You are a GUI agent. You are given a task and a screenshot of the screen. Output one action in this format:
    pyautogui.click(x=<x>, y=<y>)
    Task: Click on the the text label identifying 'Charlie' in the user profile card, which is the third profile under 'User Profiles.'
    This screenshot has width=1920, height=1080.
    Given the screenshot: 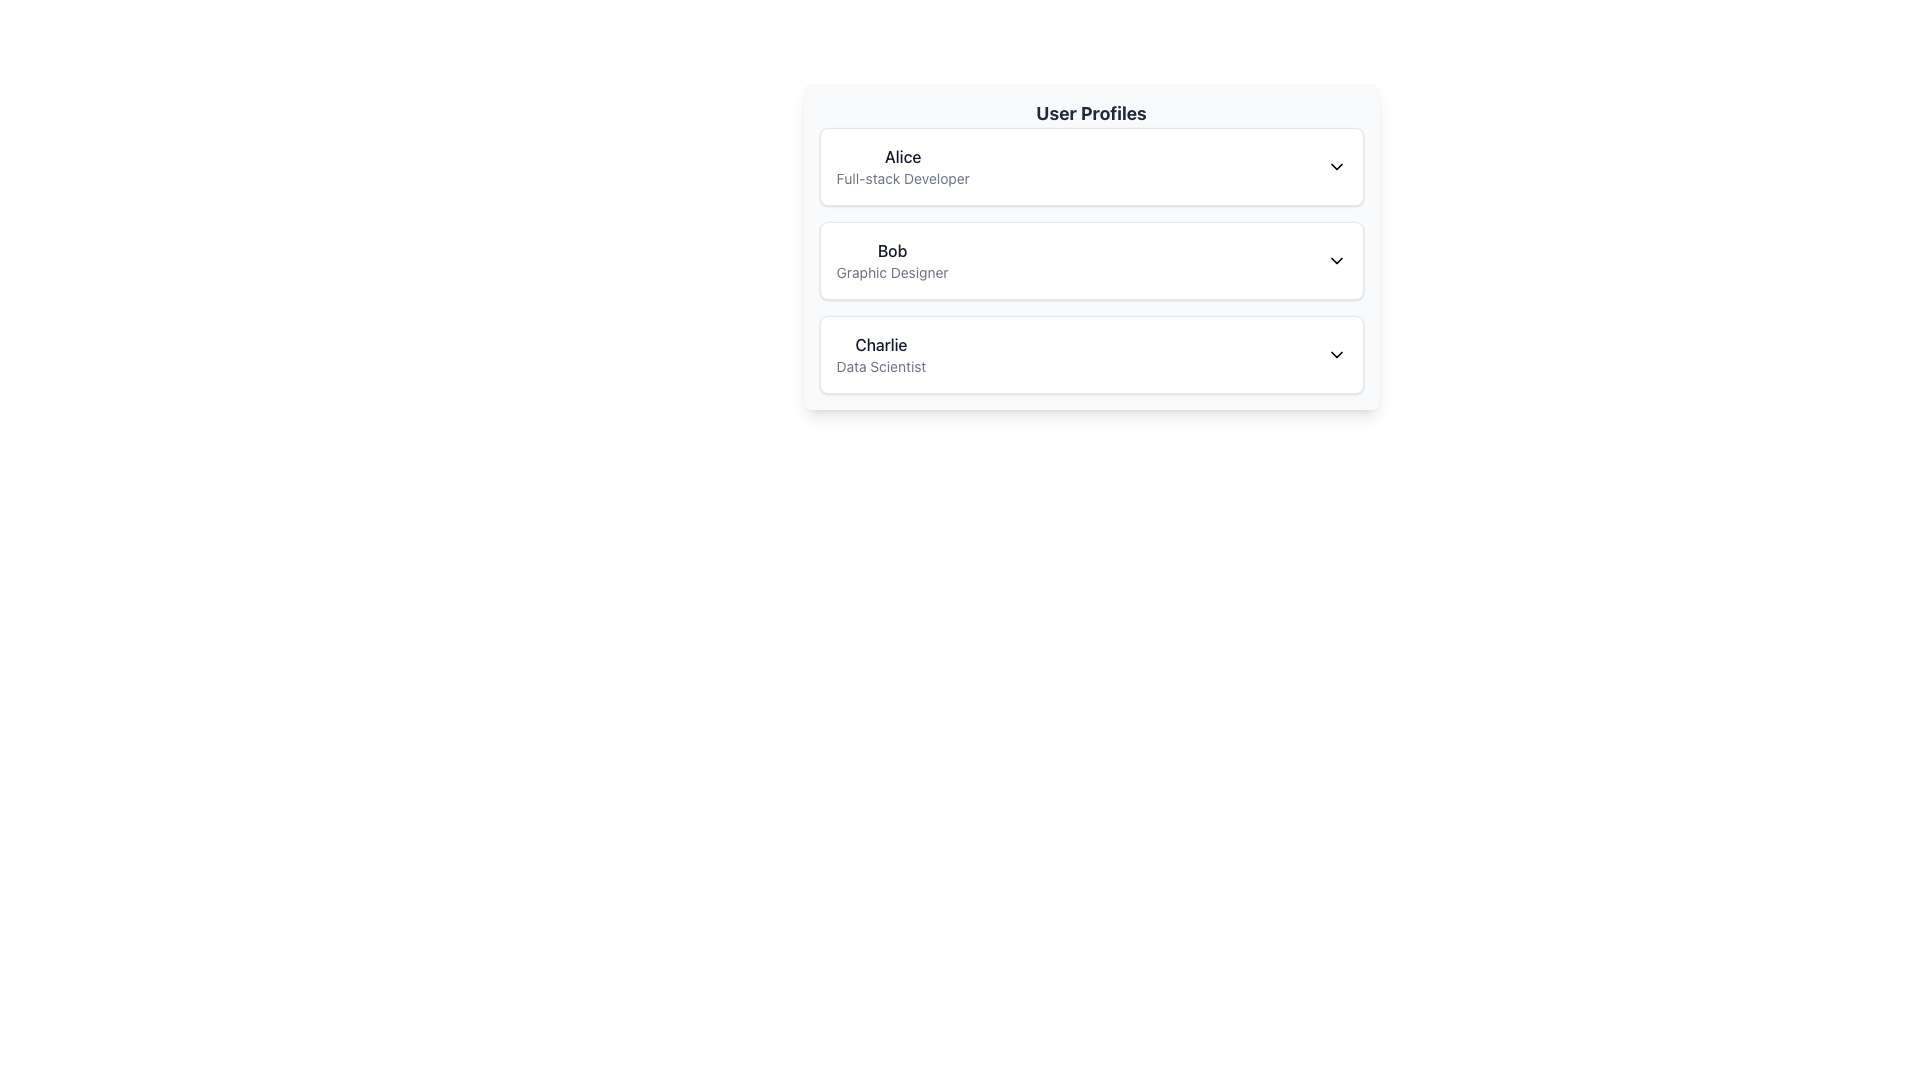 What is the action you would take?
    pyautogui.click(x=880, y=343)
    